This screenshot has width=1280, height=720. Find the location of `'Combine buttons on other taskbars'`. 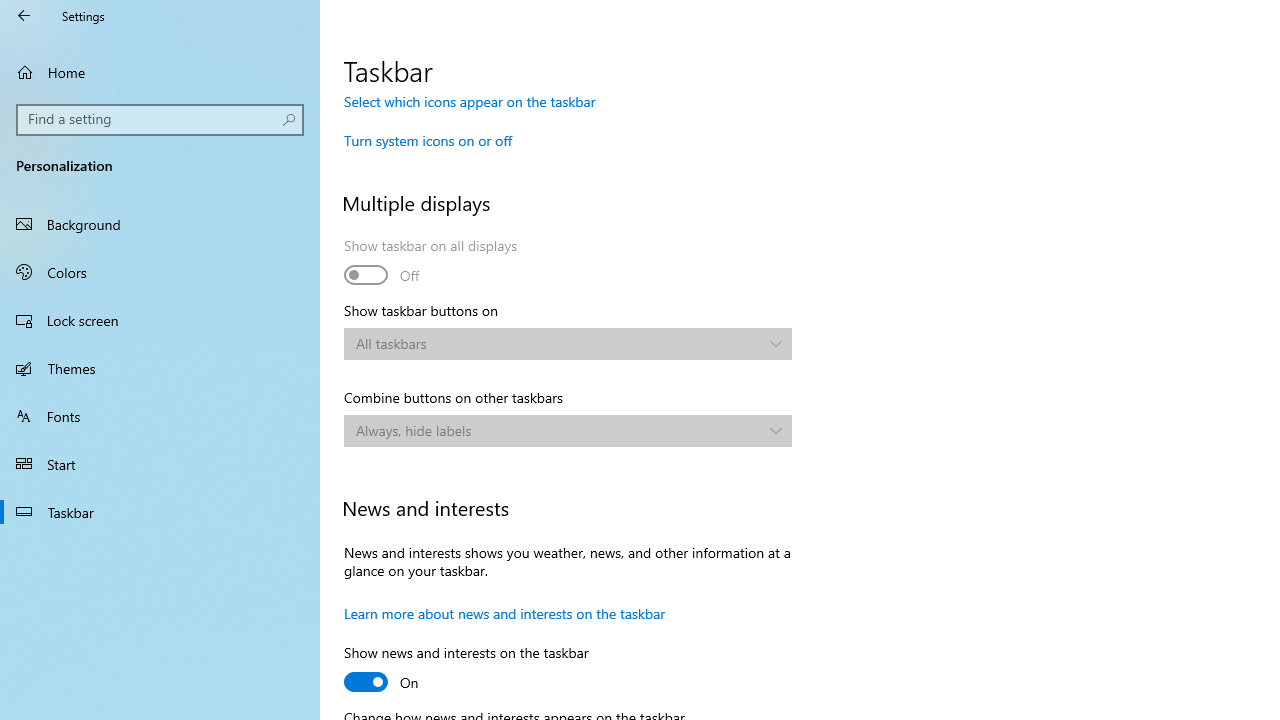

'Combine buttons on other taskbars' is located at coordinates (567, 429).